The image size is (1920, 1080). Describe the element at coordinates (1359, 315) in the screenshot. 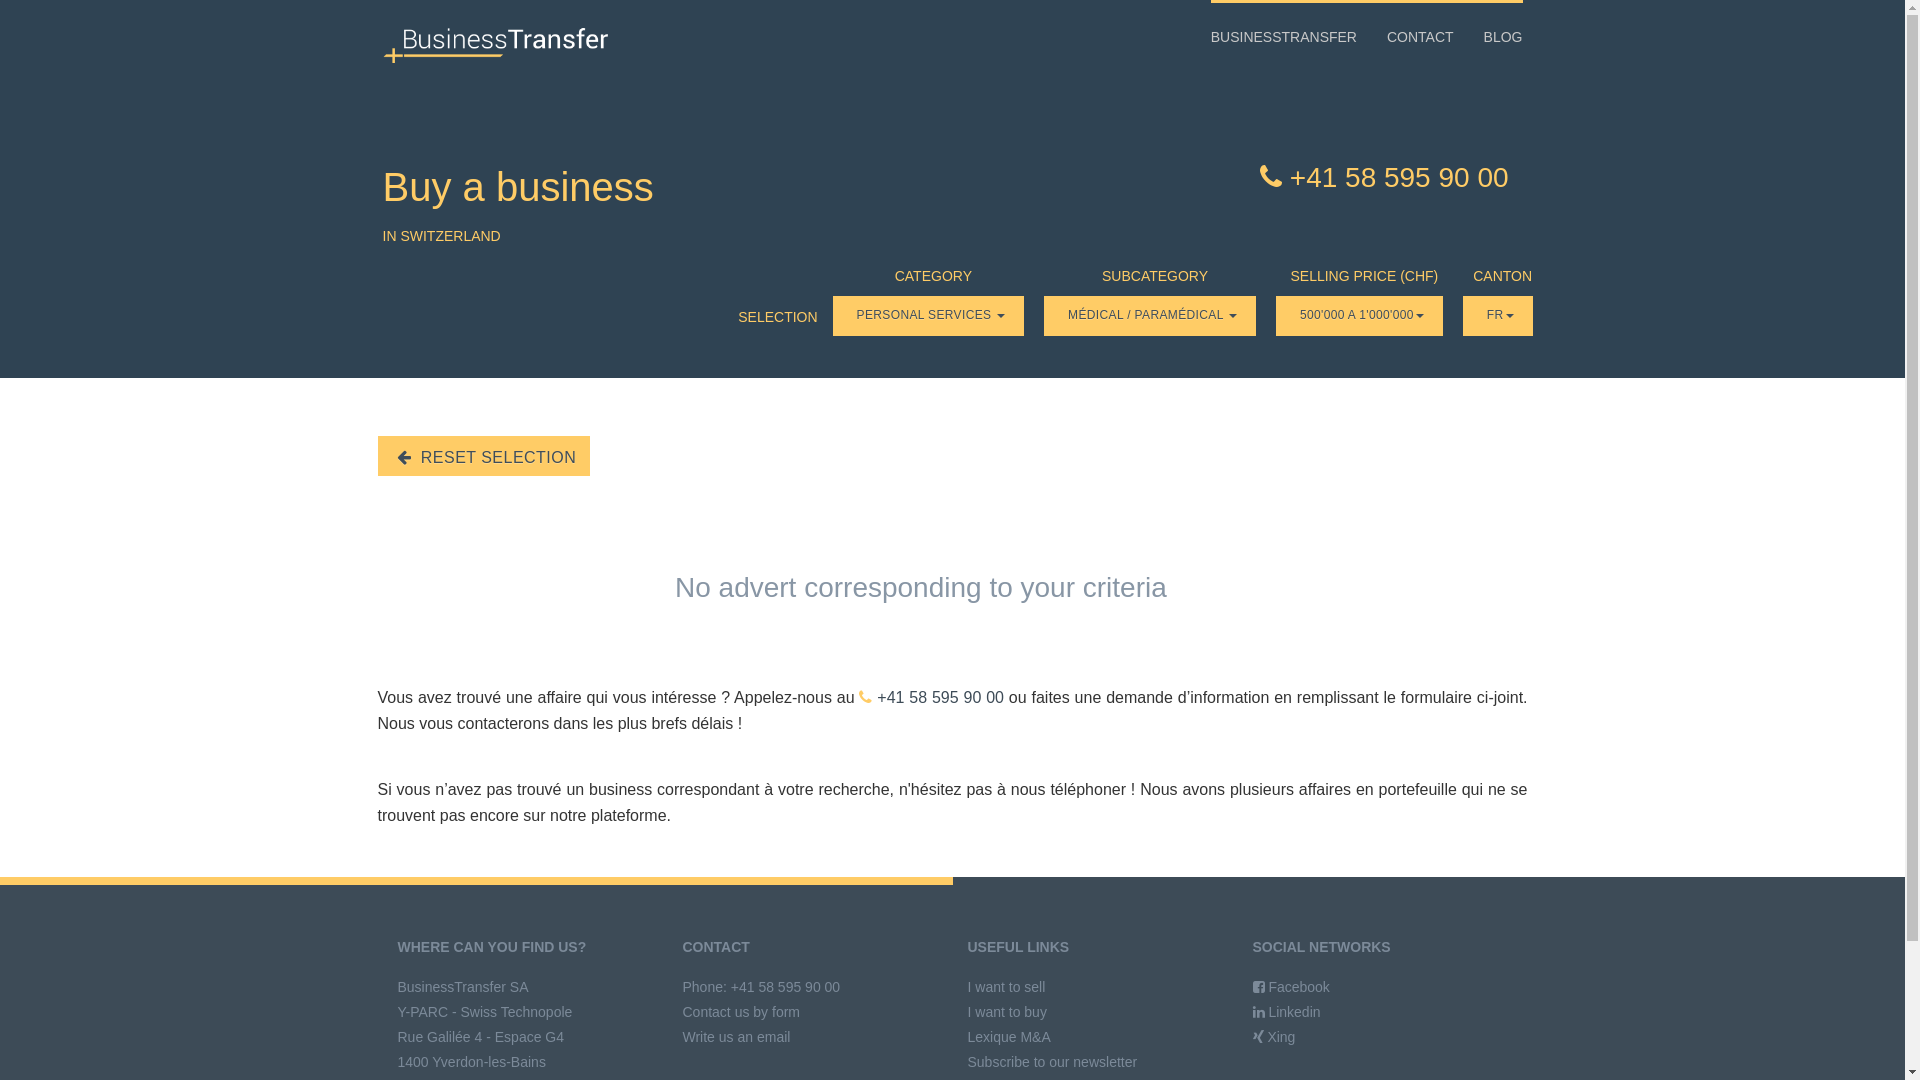

I see `'500'000 A 1'000'000'` at that location.